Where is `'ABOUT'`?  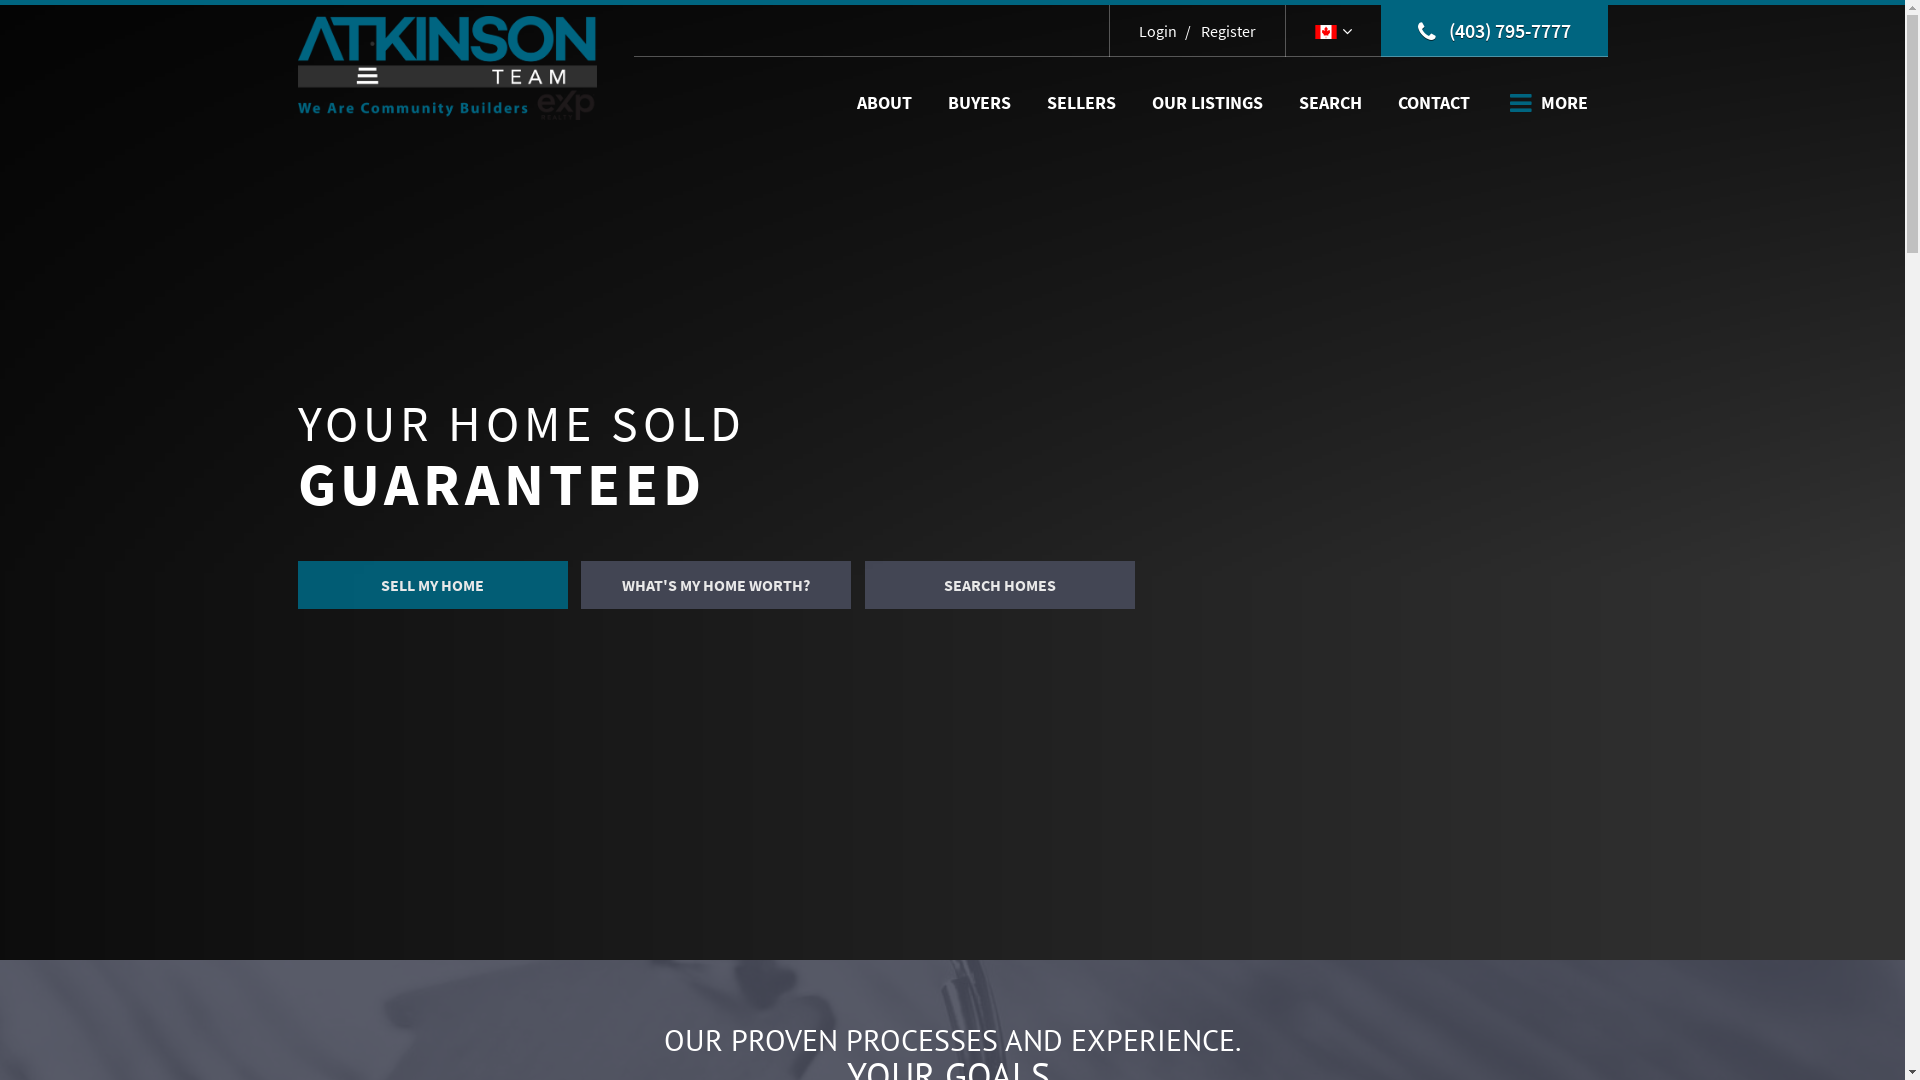 'ABOUT' is located at coordinates (882, 103).